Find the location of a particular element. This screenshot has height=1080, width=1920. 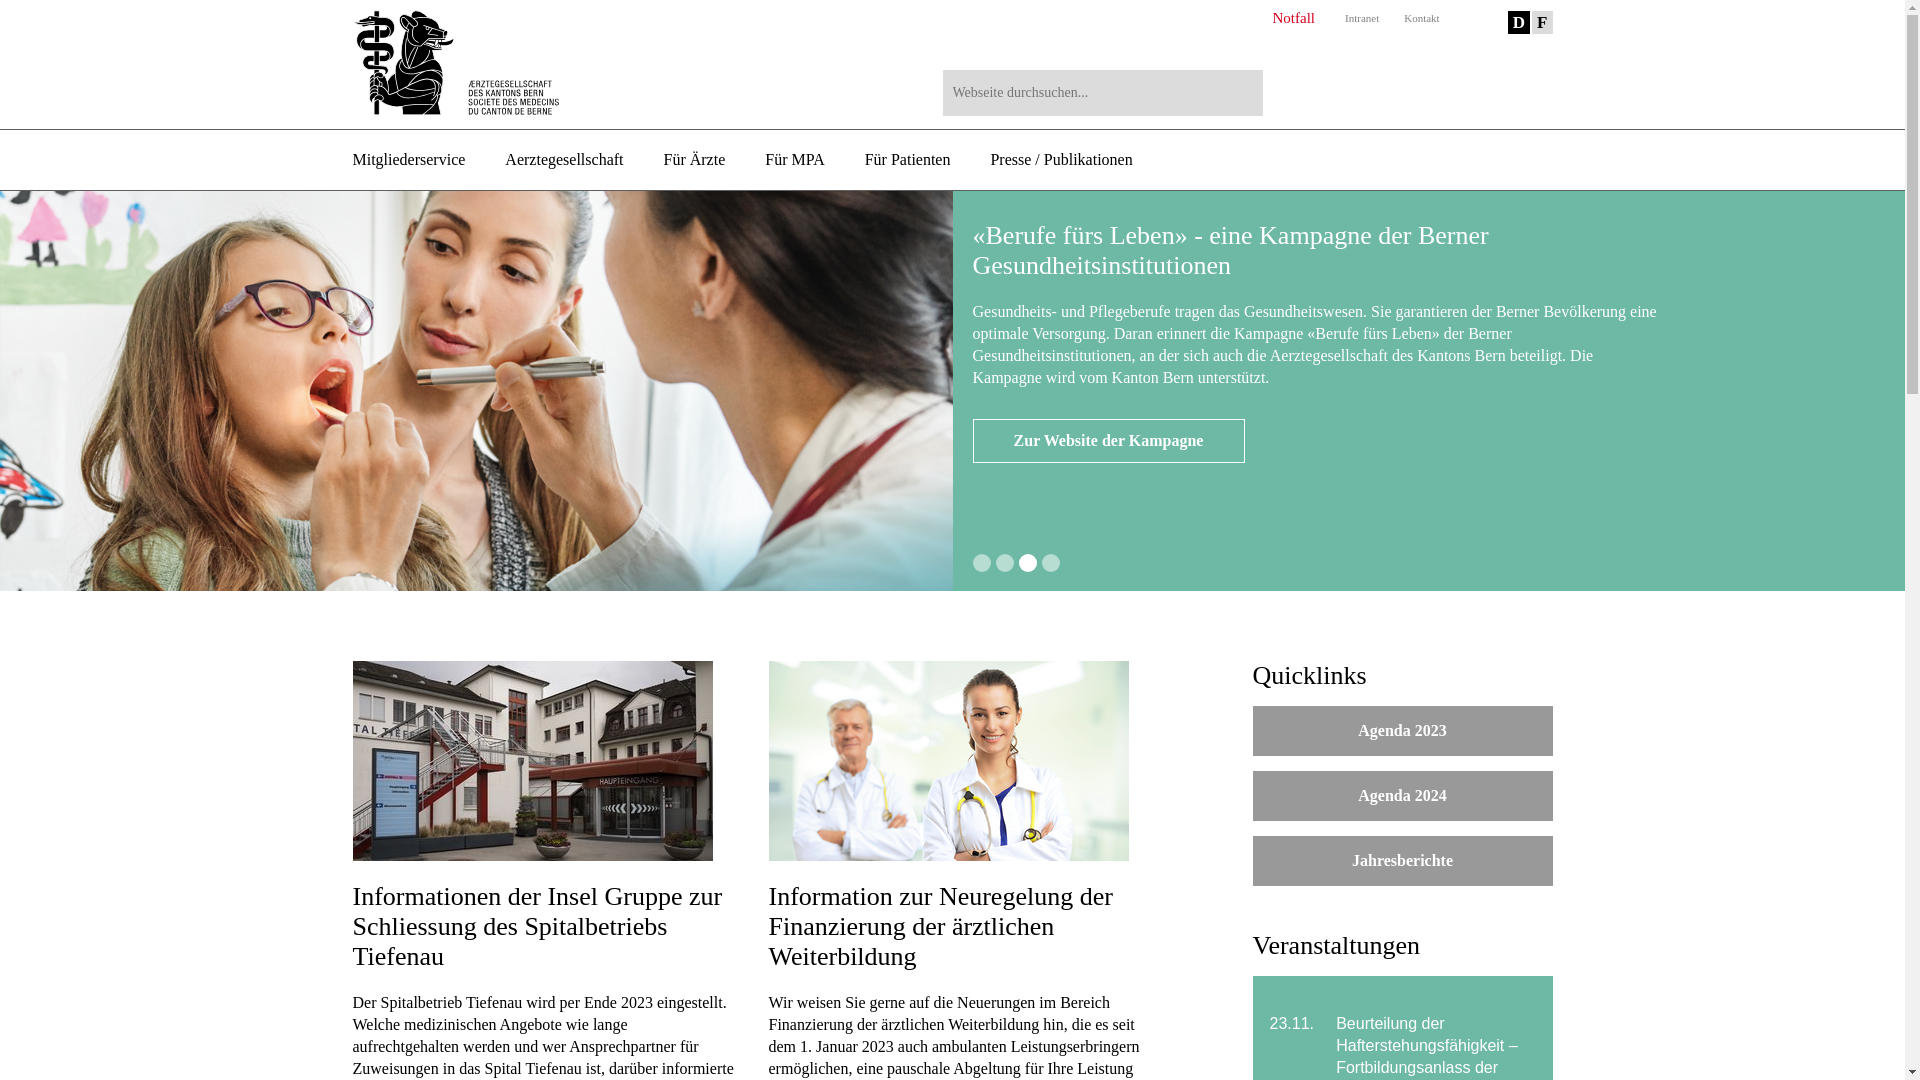

'F' is located at coordinates (1540, 22).